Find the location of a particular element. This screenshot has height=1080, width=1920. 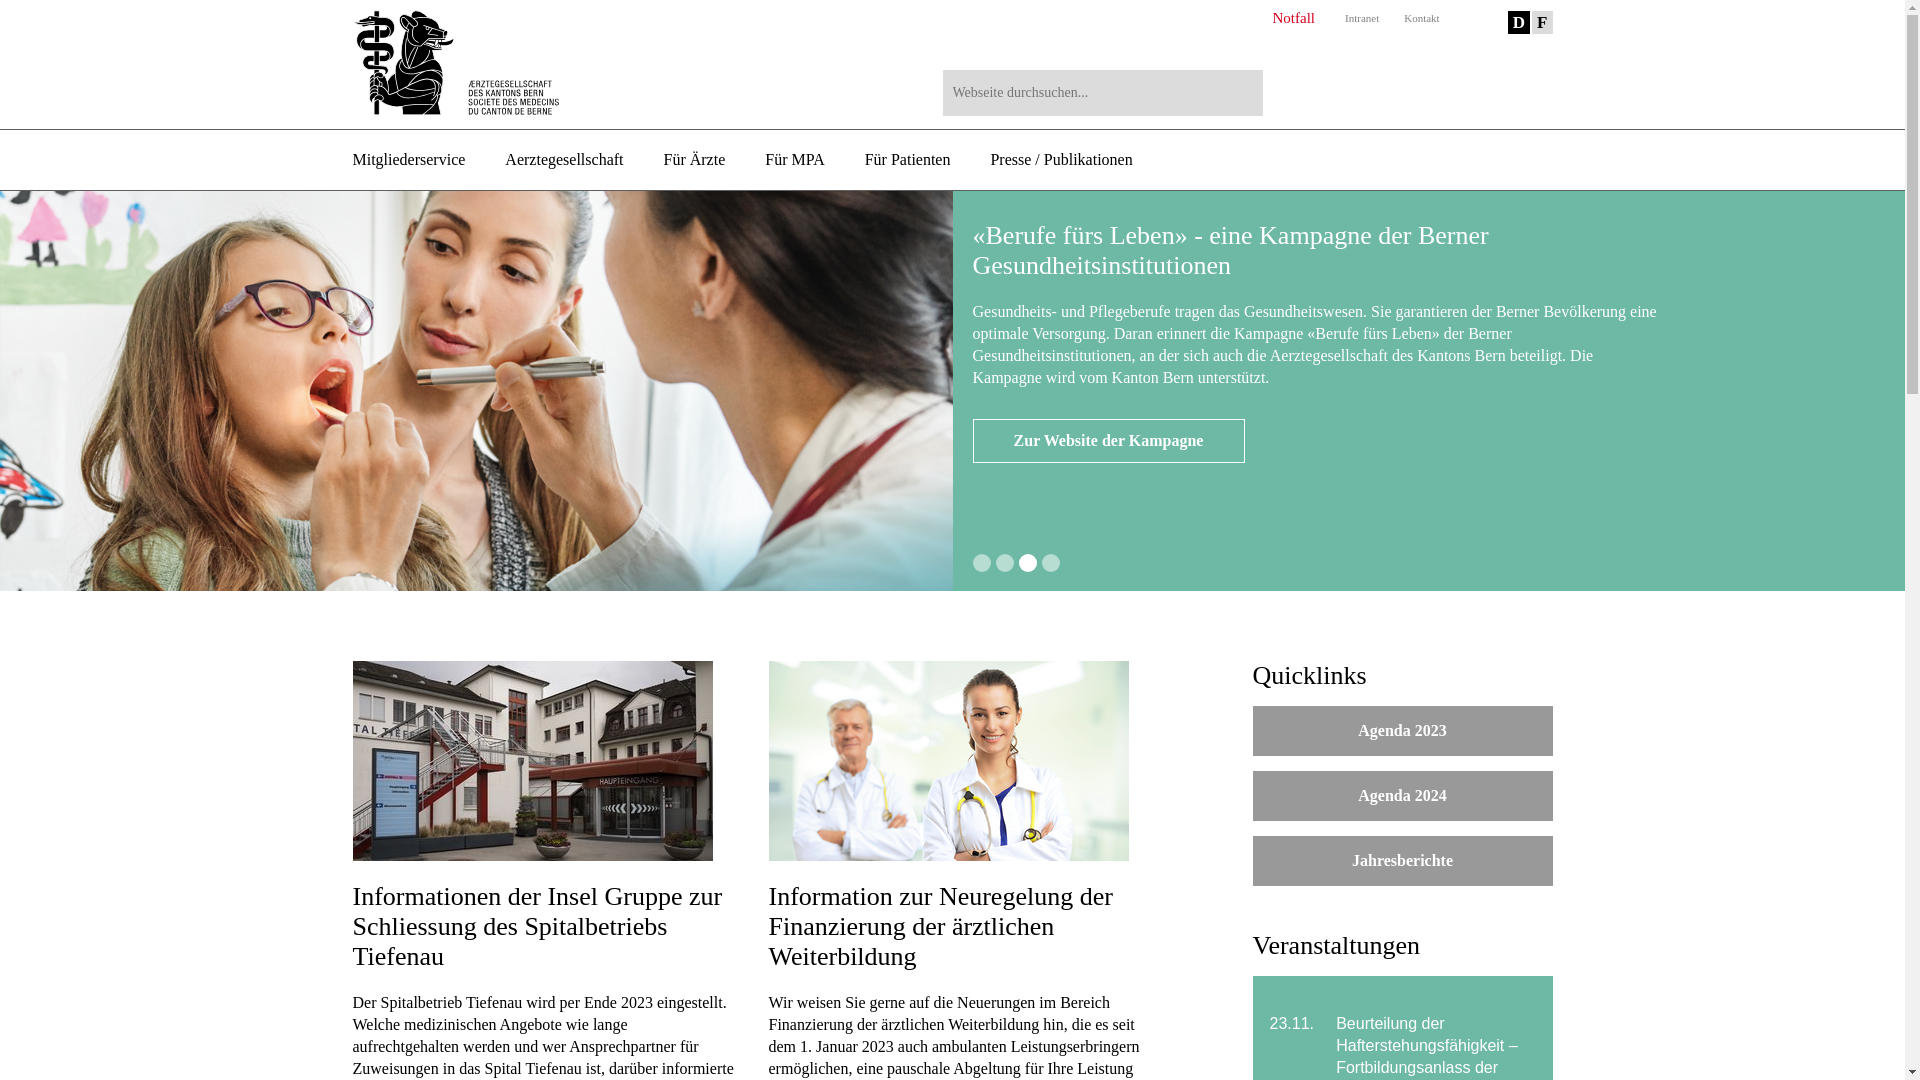

'F' is located at coordinates (1540, 22).